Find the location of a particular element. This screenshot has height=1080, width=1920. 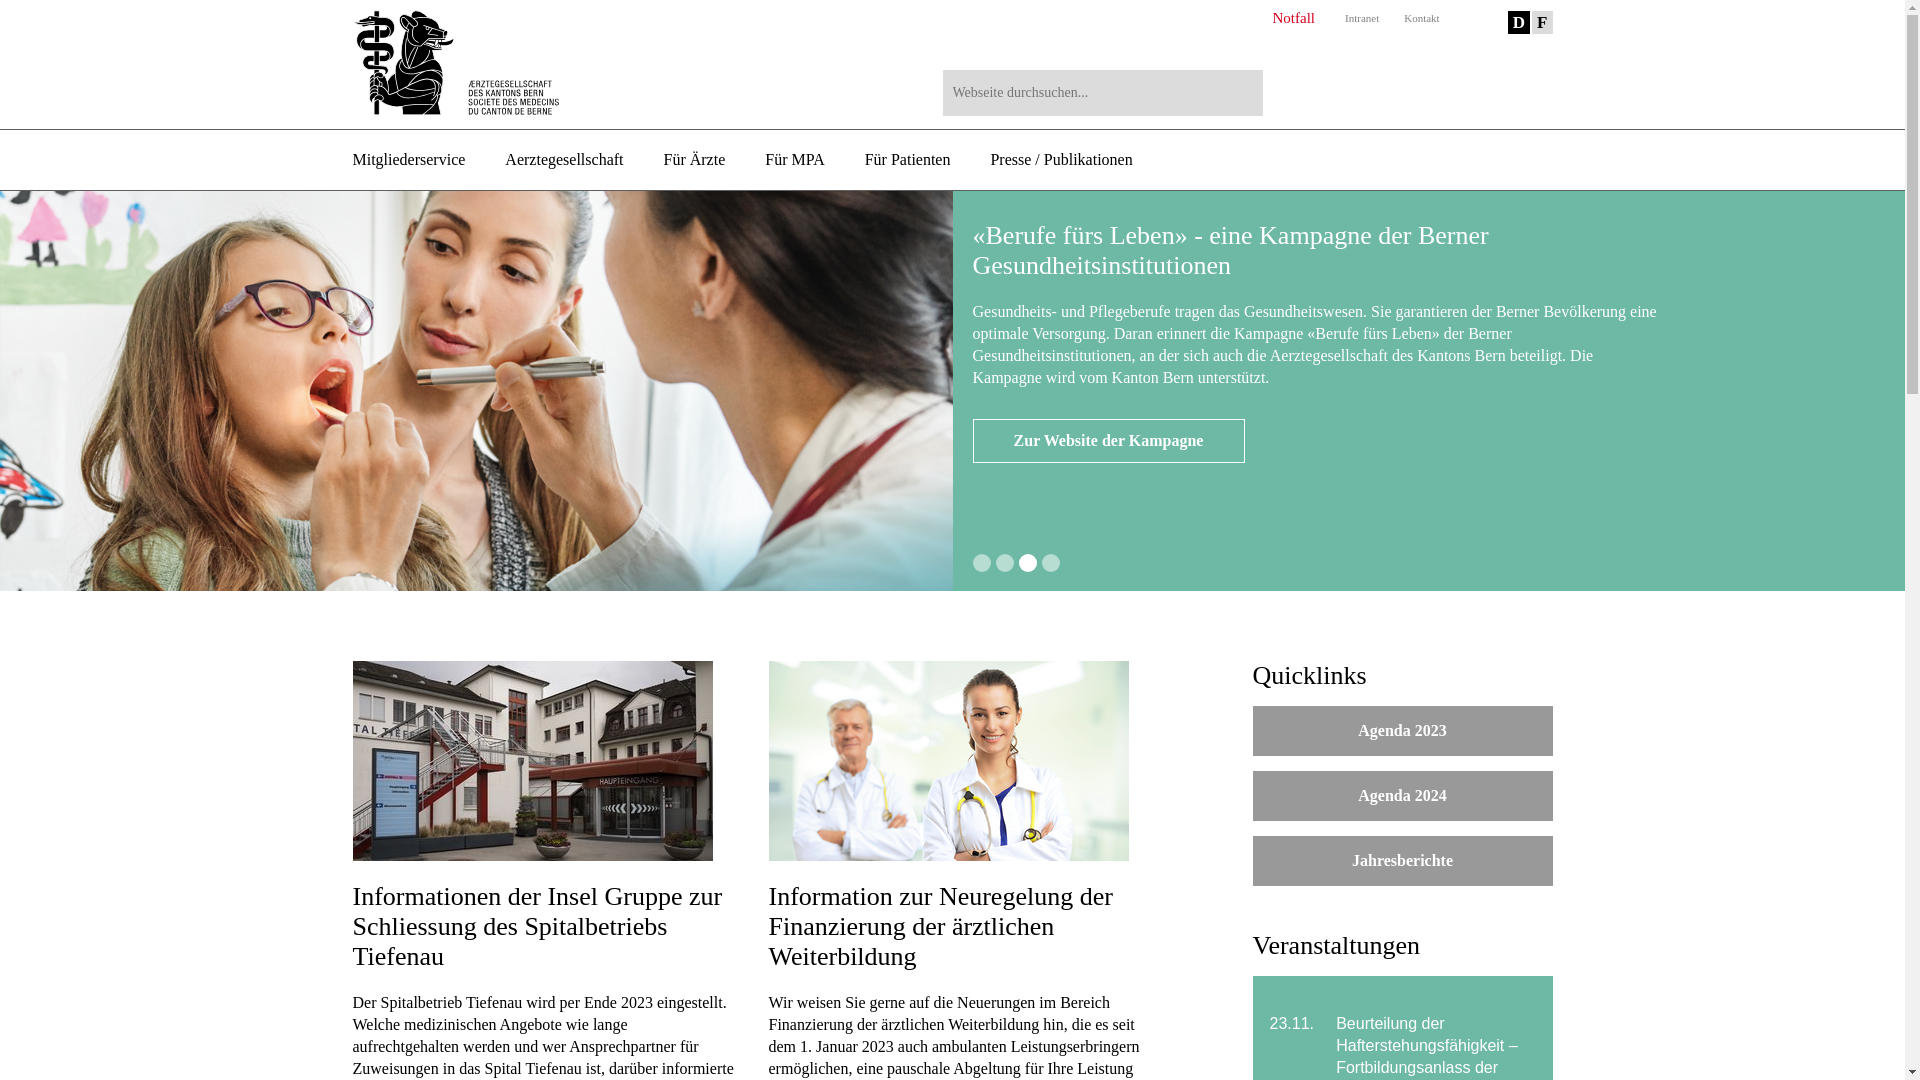

'F' is located at coordinates (1540, 22).